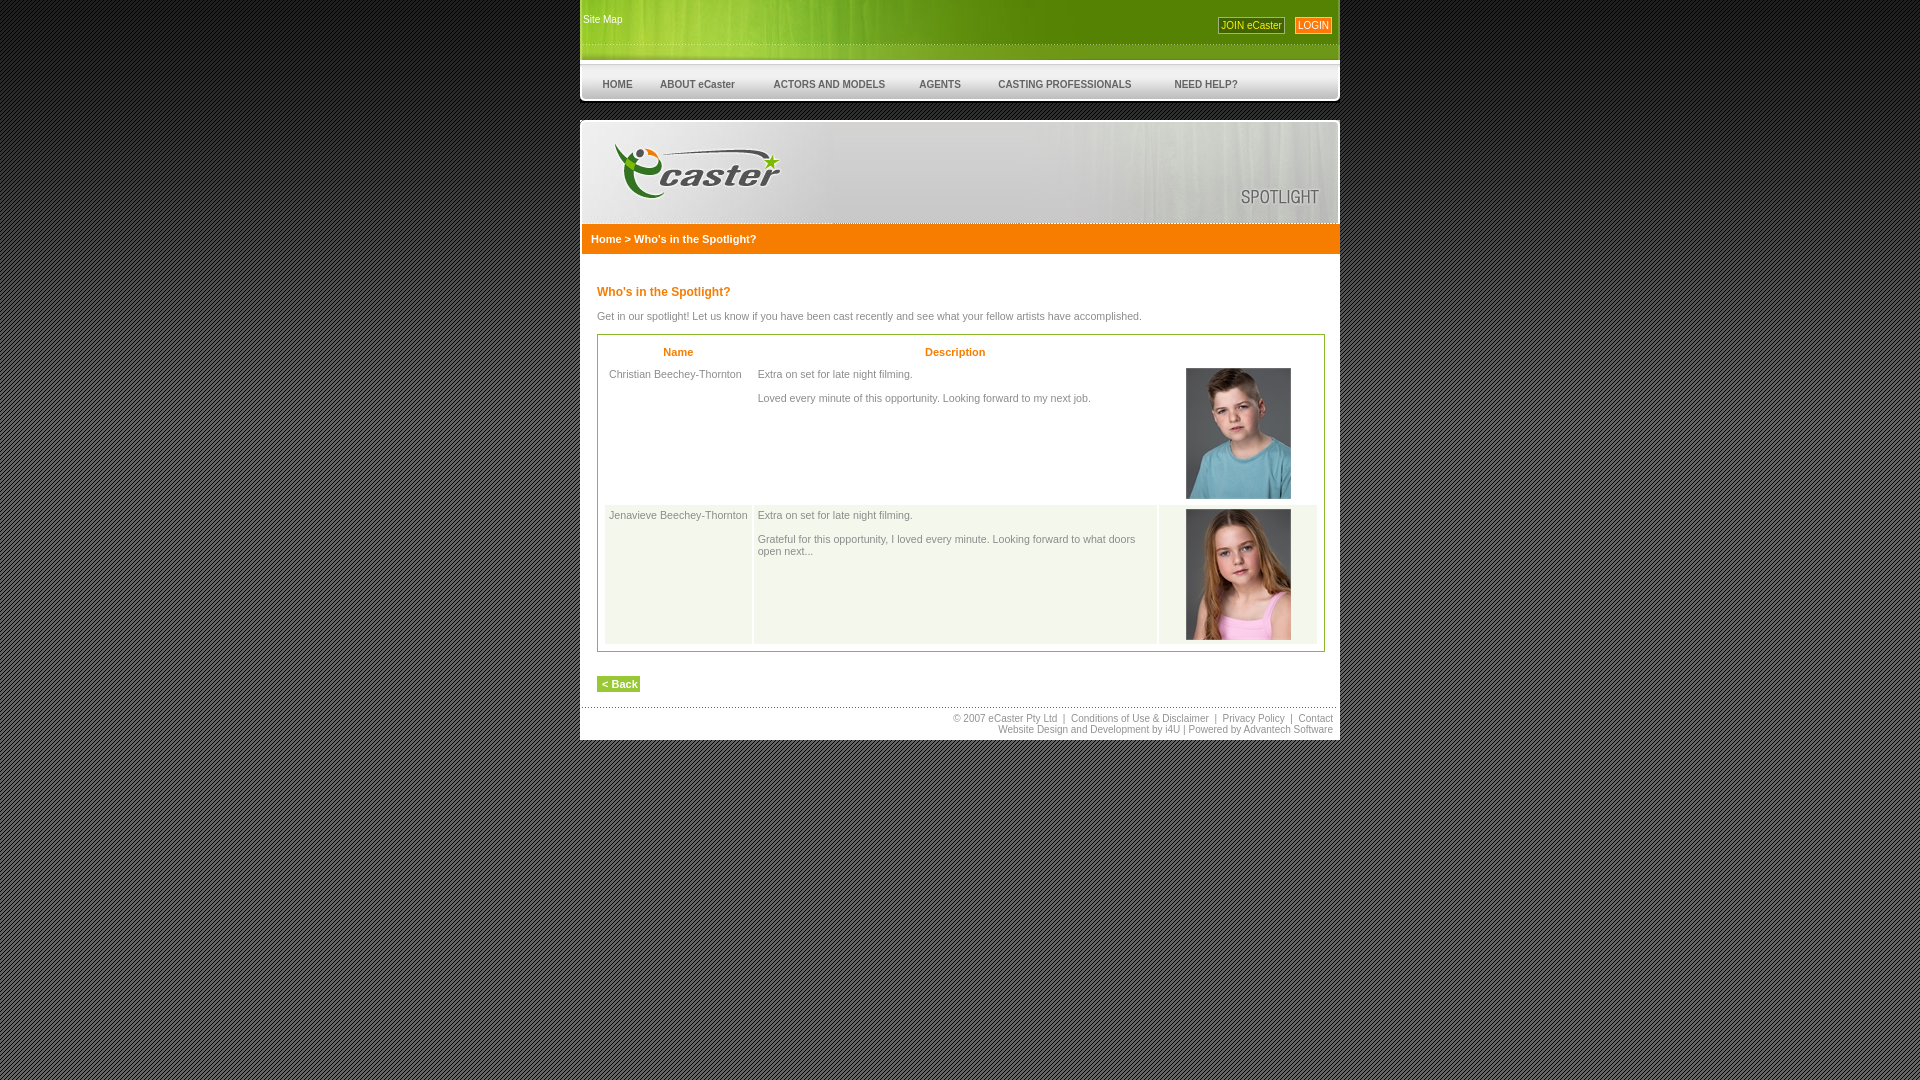 The image size is (1920, 1080). What do you see at coordinates (696, 82) in the screenshot?
I see `' ABOUT eCaster '` at bounding box center [696, 82].